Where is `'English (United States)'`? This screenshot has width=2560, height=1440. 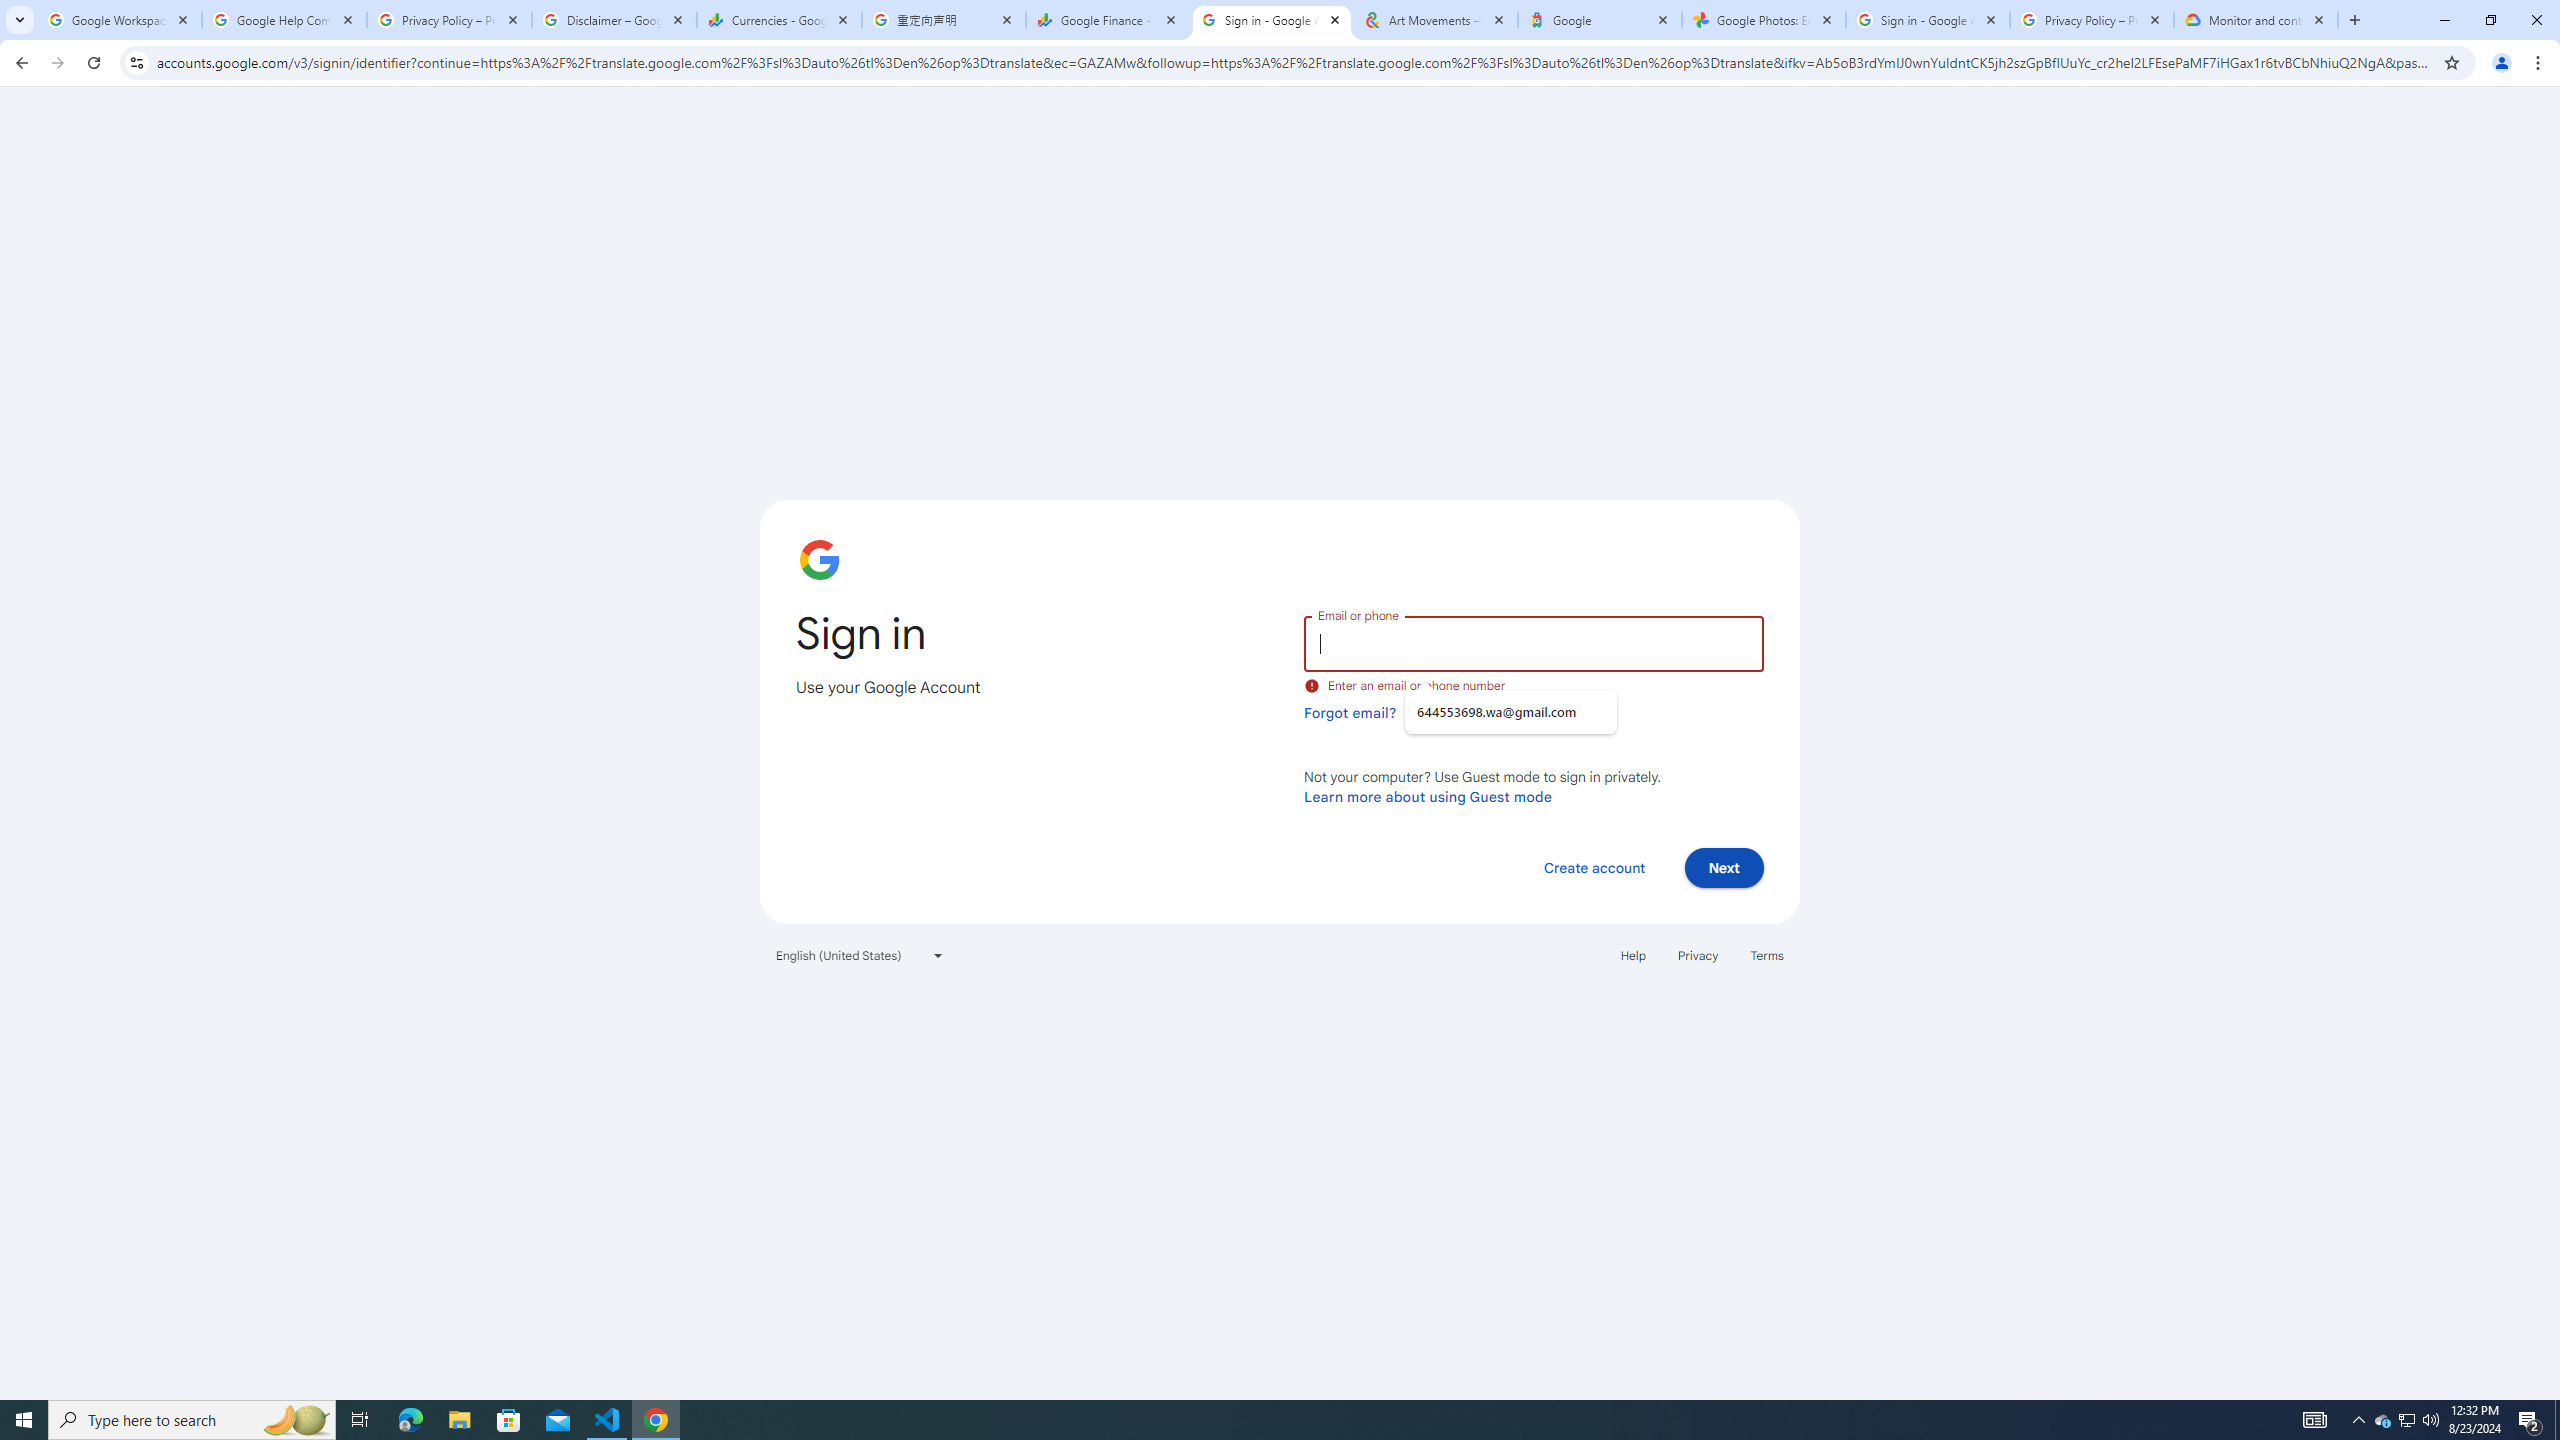
'English (United States)' is located at coordinates (860, 954).